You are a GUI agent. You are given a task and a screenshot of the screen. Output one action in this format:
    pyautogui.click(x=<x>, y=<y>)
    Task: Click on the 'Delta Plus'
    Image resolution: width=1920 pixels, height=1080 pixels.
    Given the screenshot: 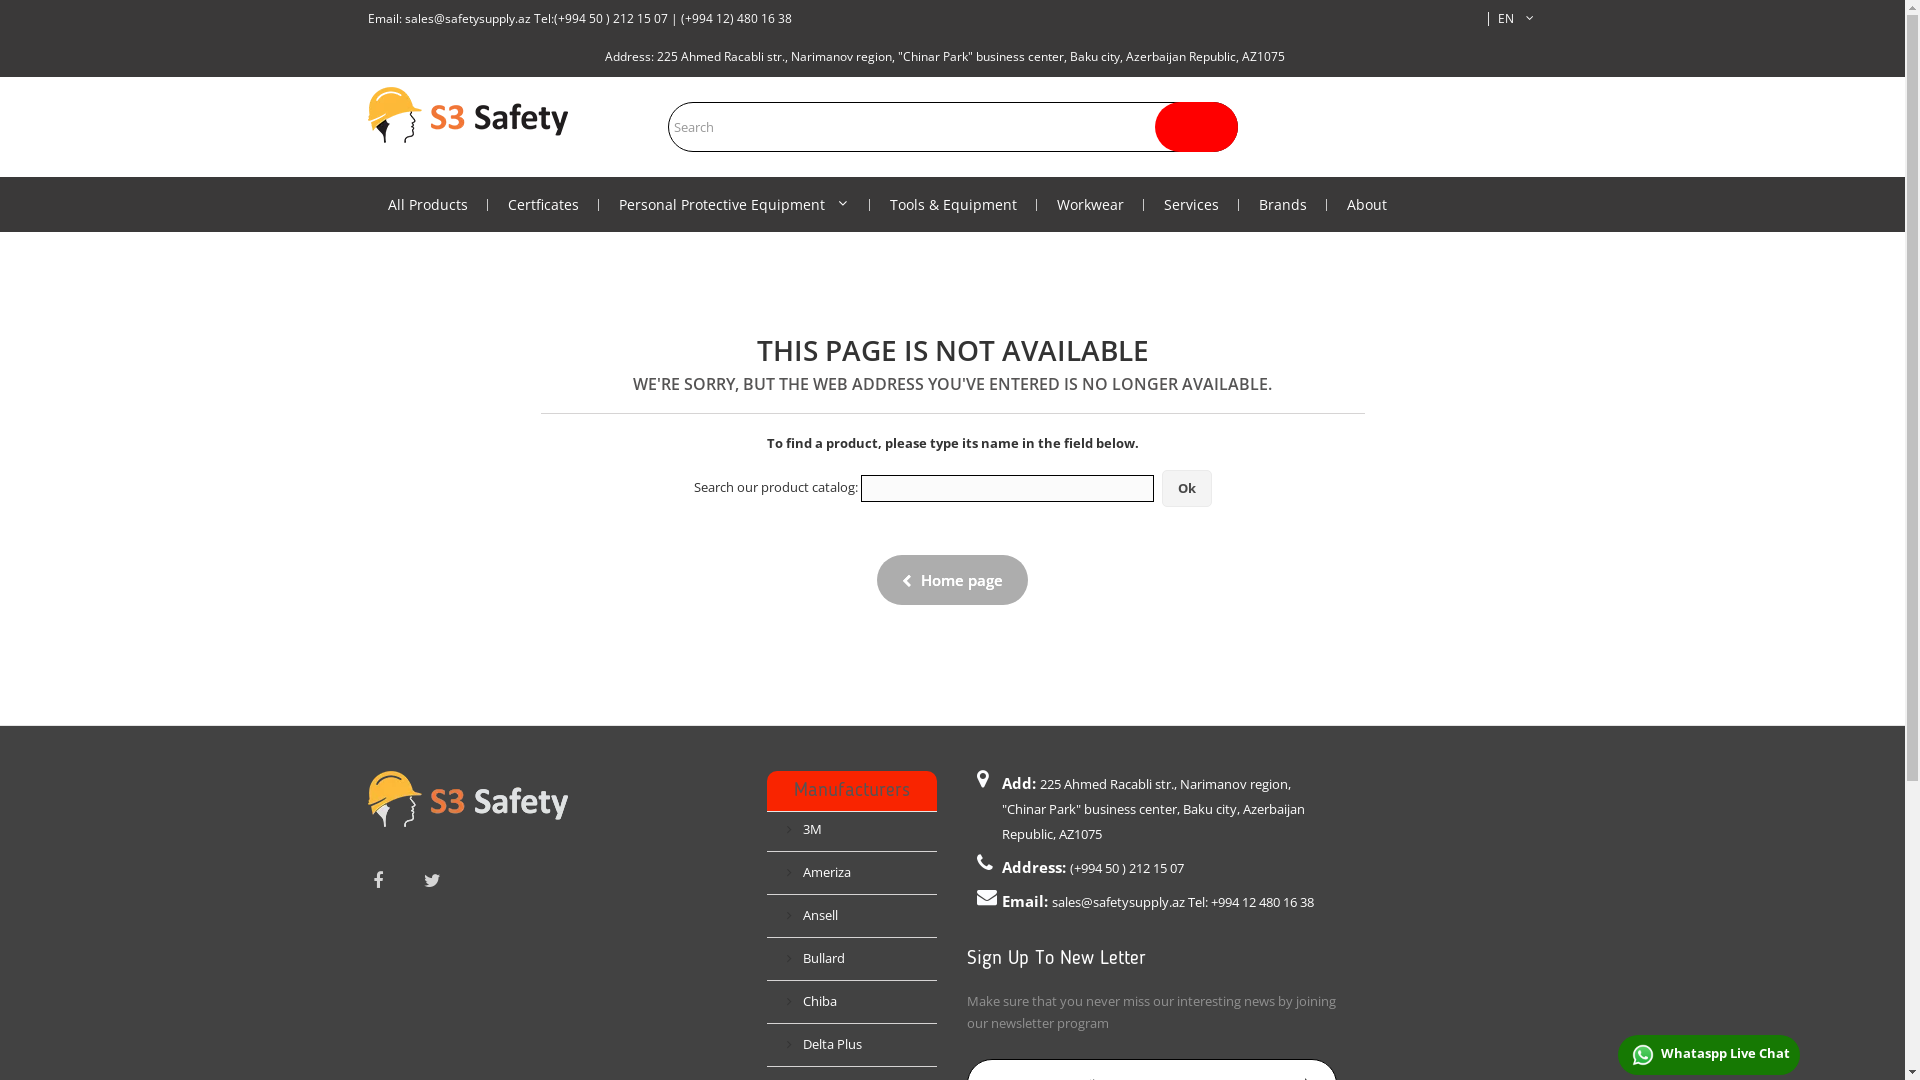 What is the action you would take?
    pyautogui.click(x=824, y=1043)
    